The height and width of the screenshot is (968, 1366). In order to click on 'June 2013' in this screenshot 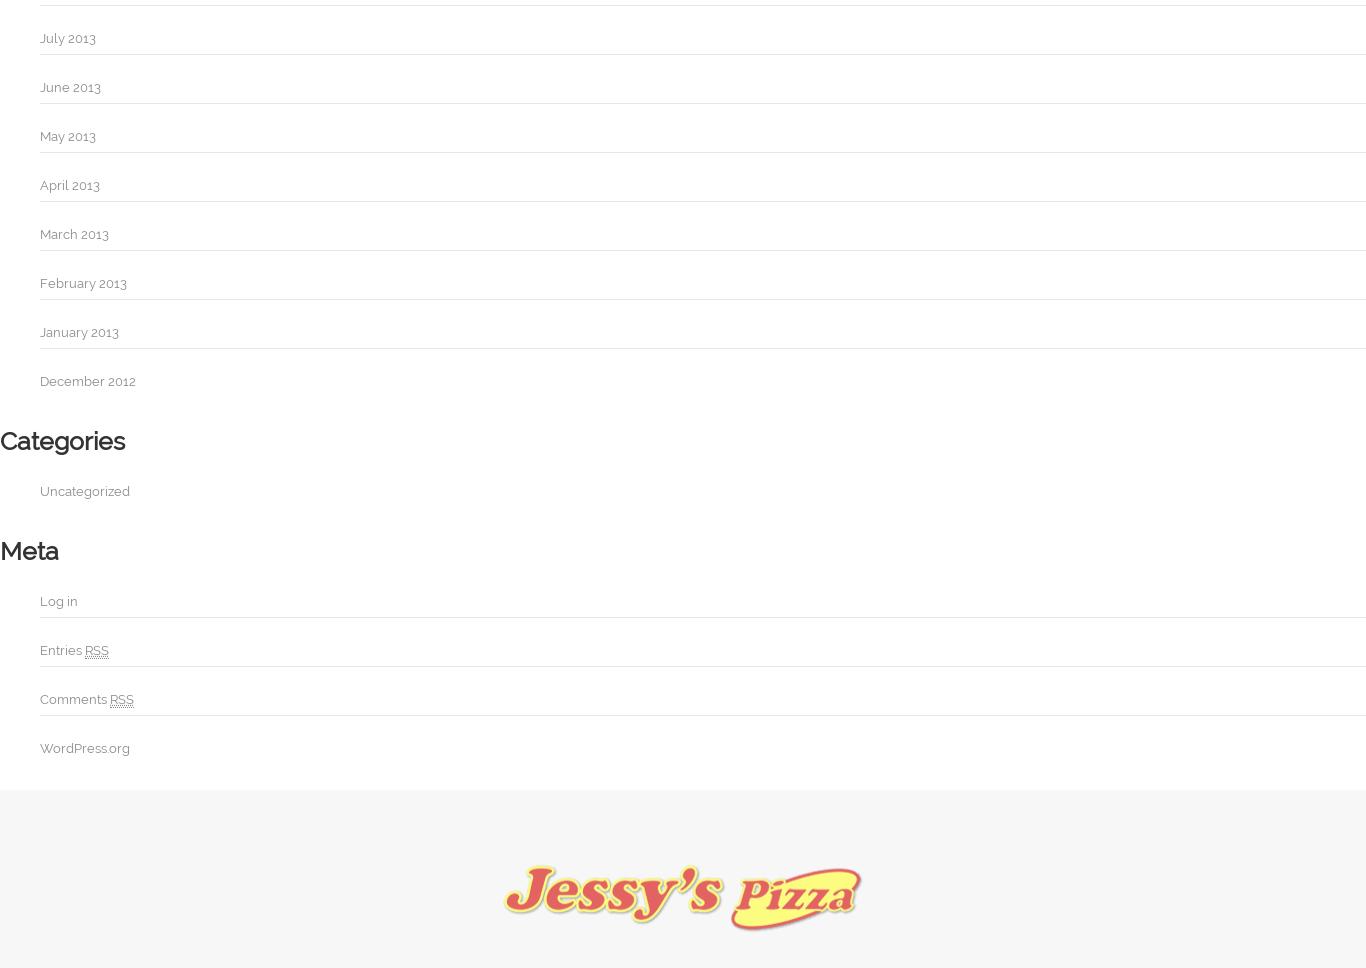, I will do `click(70, 87)`.